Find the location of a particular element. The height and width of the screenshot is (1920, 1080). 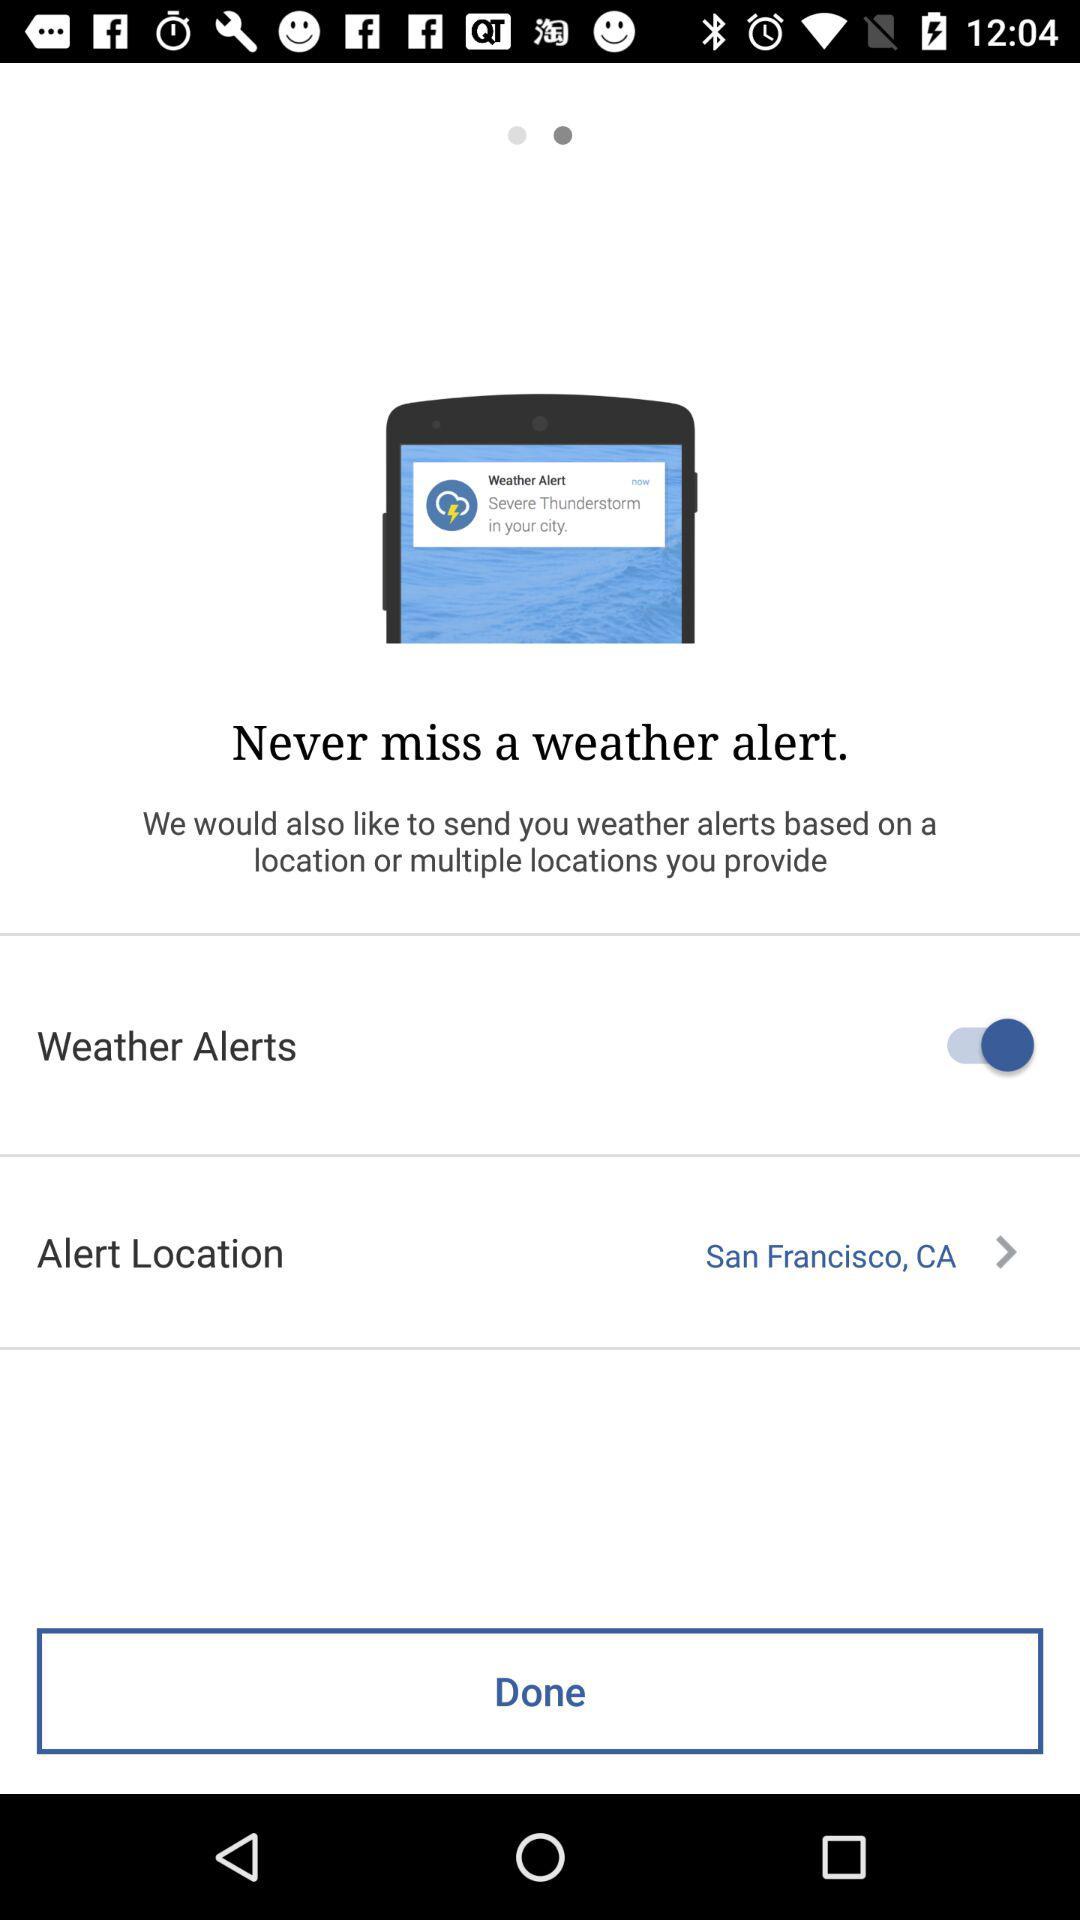

the san francisco, ca icon is located at coordinates (860, 1254).